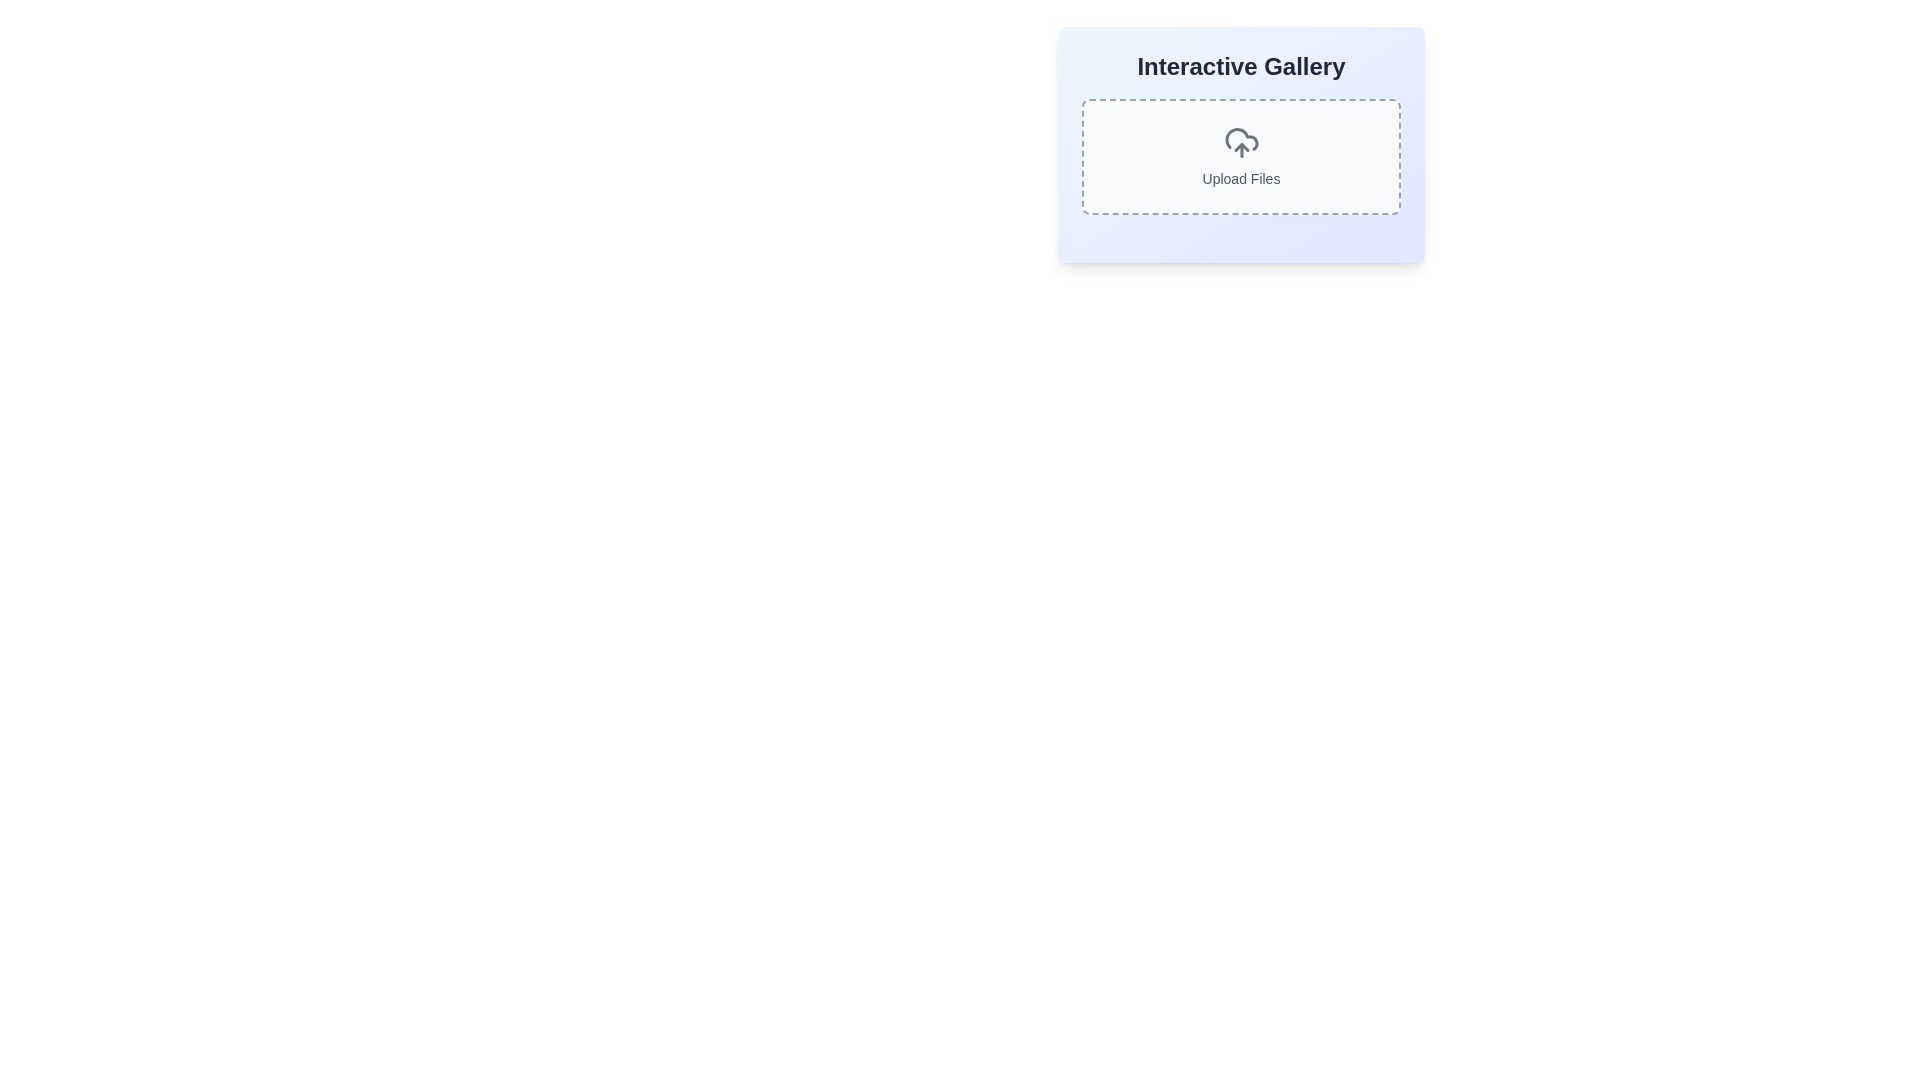  What do you see at coordinates (1240, 141) in the screenshot?
I see `the cloud-shaped icon with a vertical arrow pointing upwards` at bounding box center [1240, 141].